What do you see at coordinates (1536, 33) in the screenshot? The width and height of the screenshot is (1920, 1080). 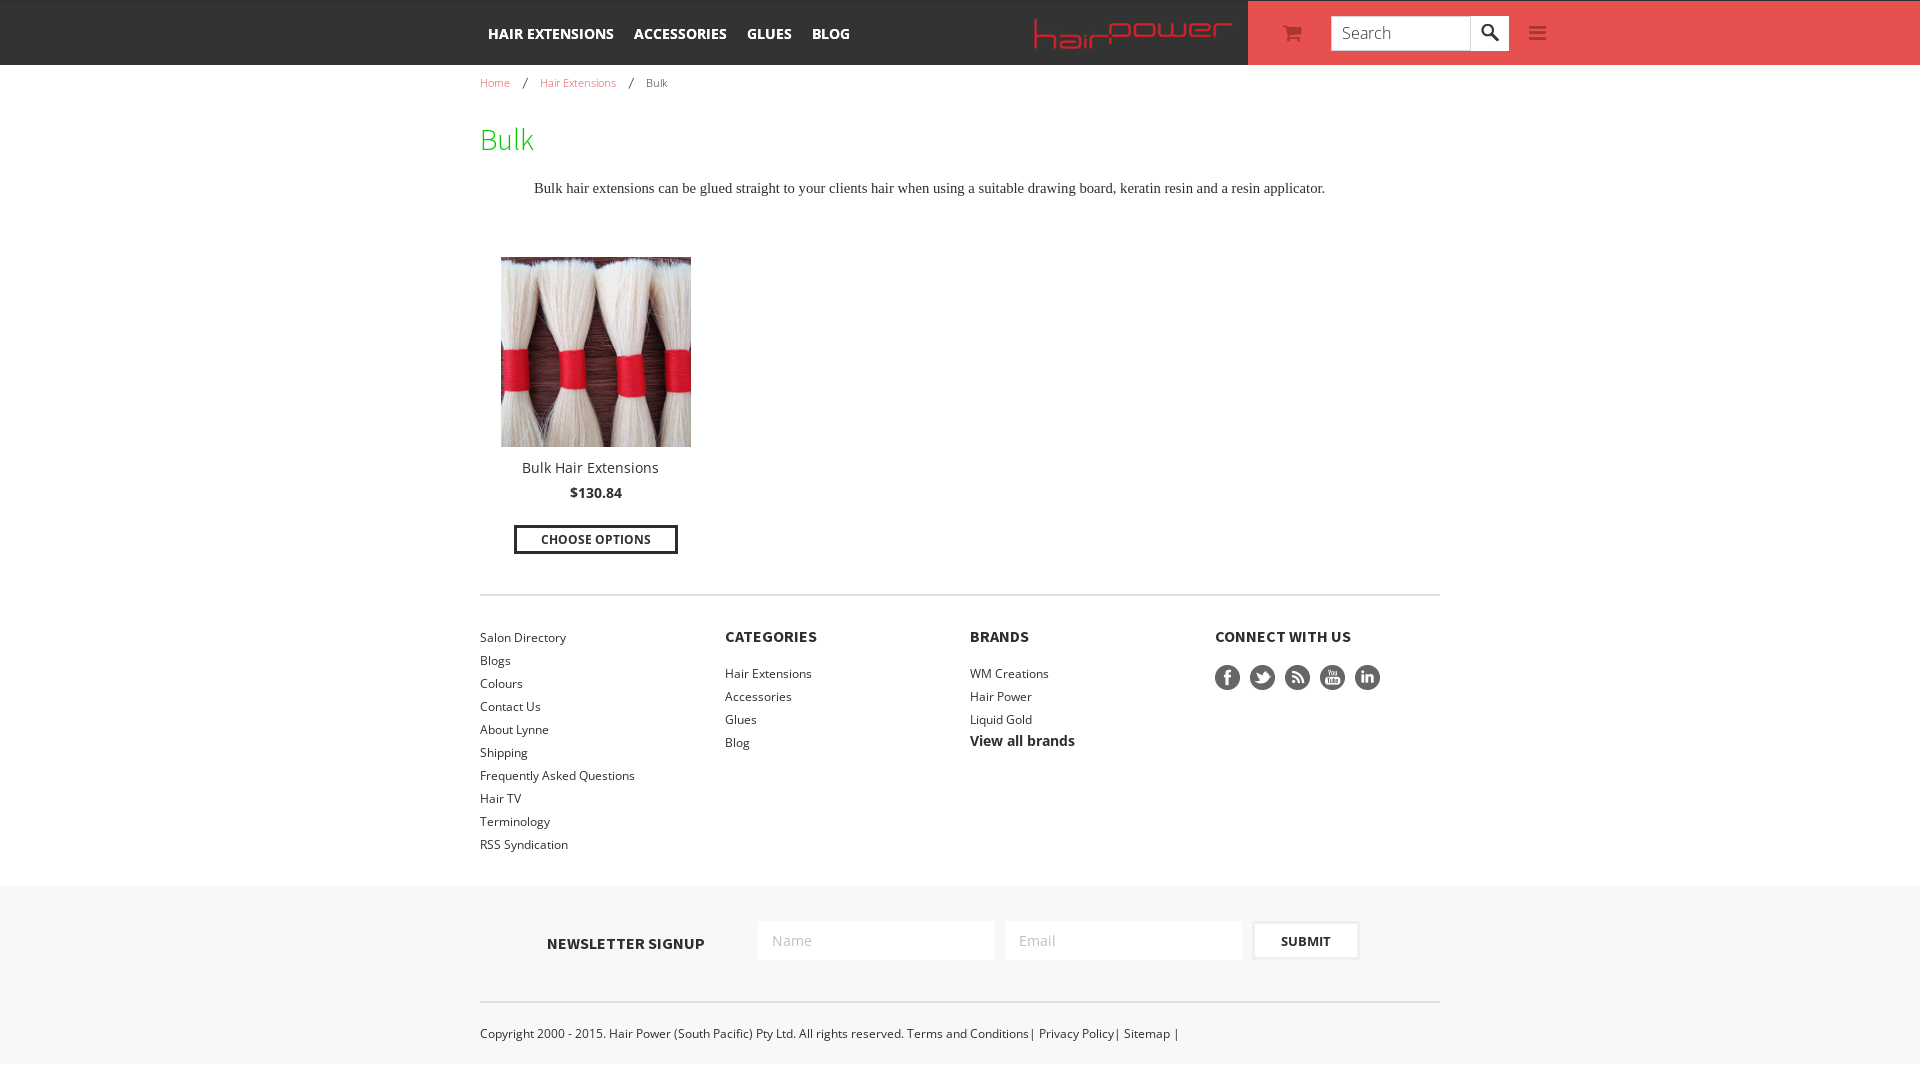 I see `'More'` at bounding box center [1536, 33].